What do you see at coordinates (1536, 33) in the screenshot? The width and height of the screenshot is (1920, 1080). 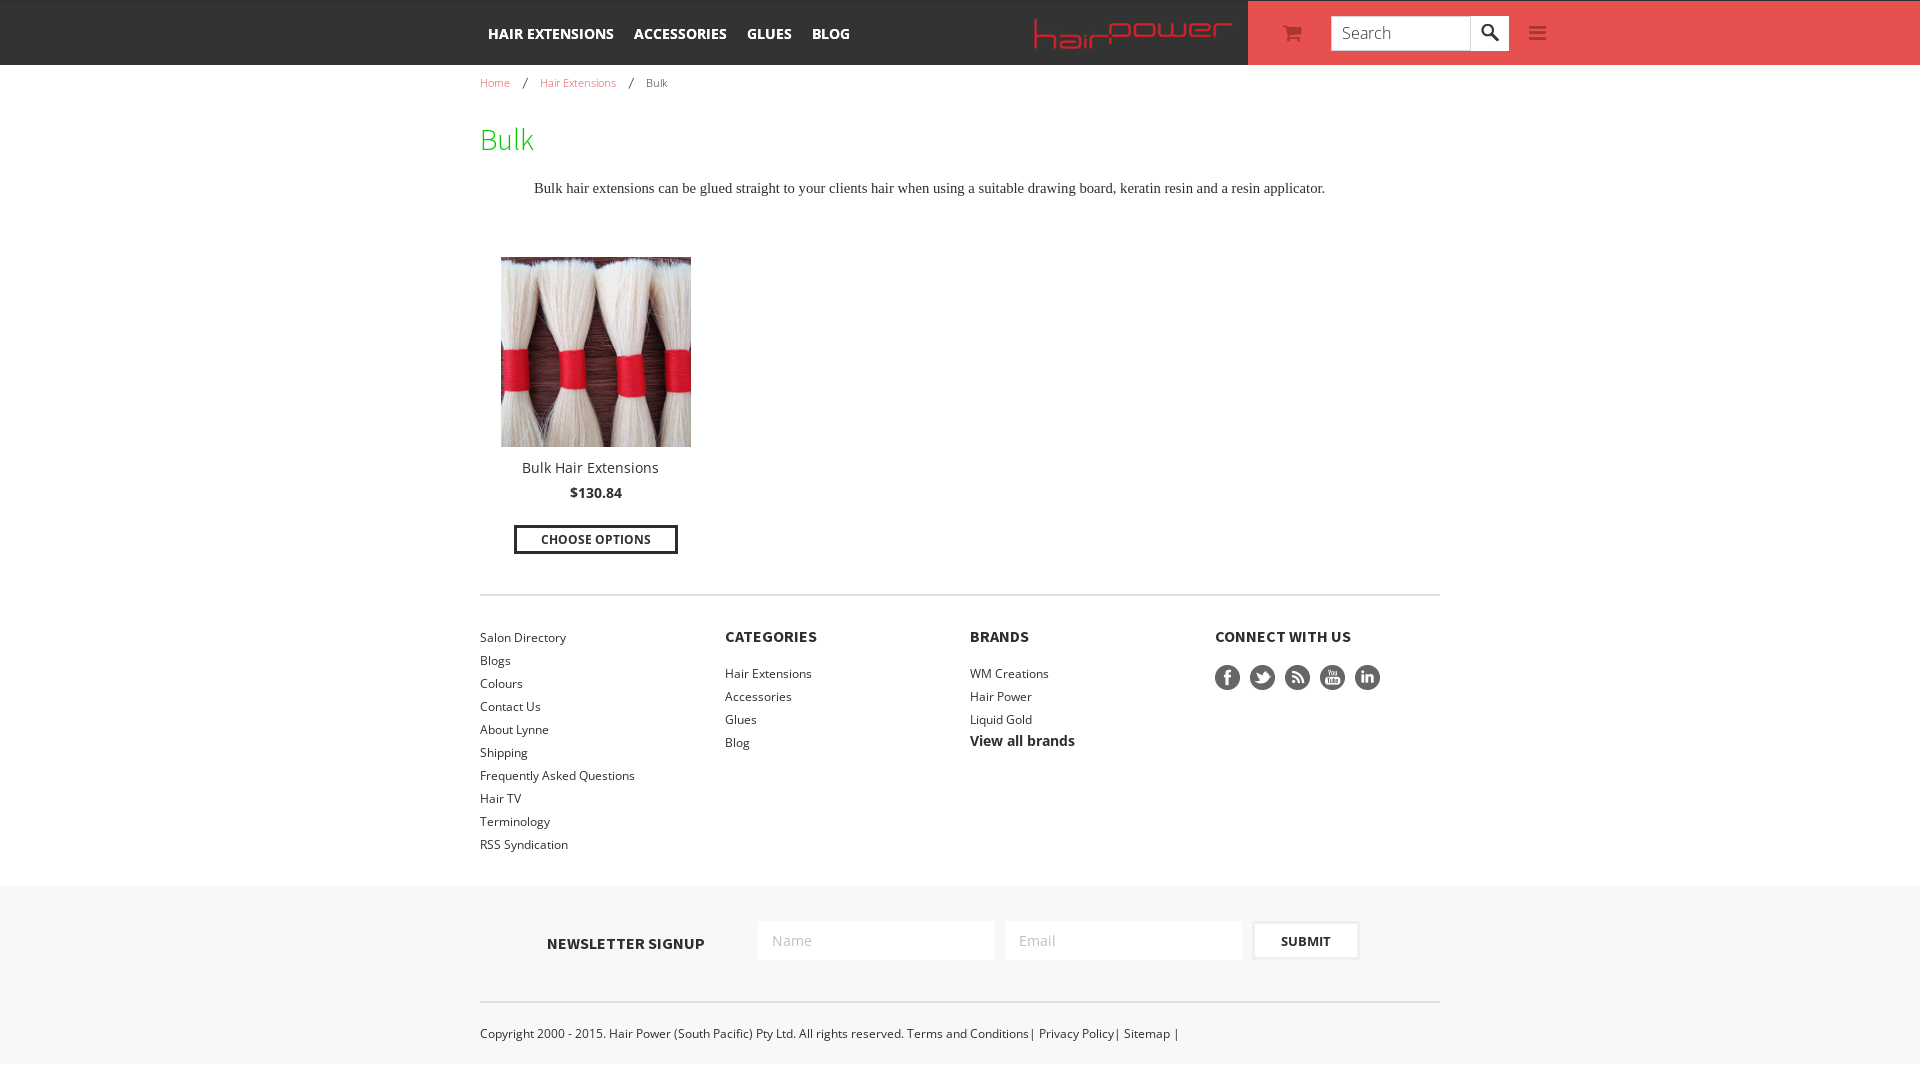 I see `'More'` at bounding box center [1536, 33].